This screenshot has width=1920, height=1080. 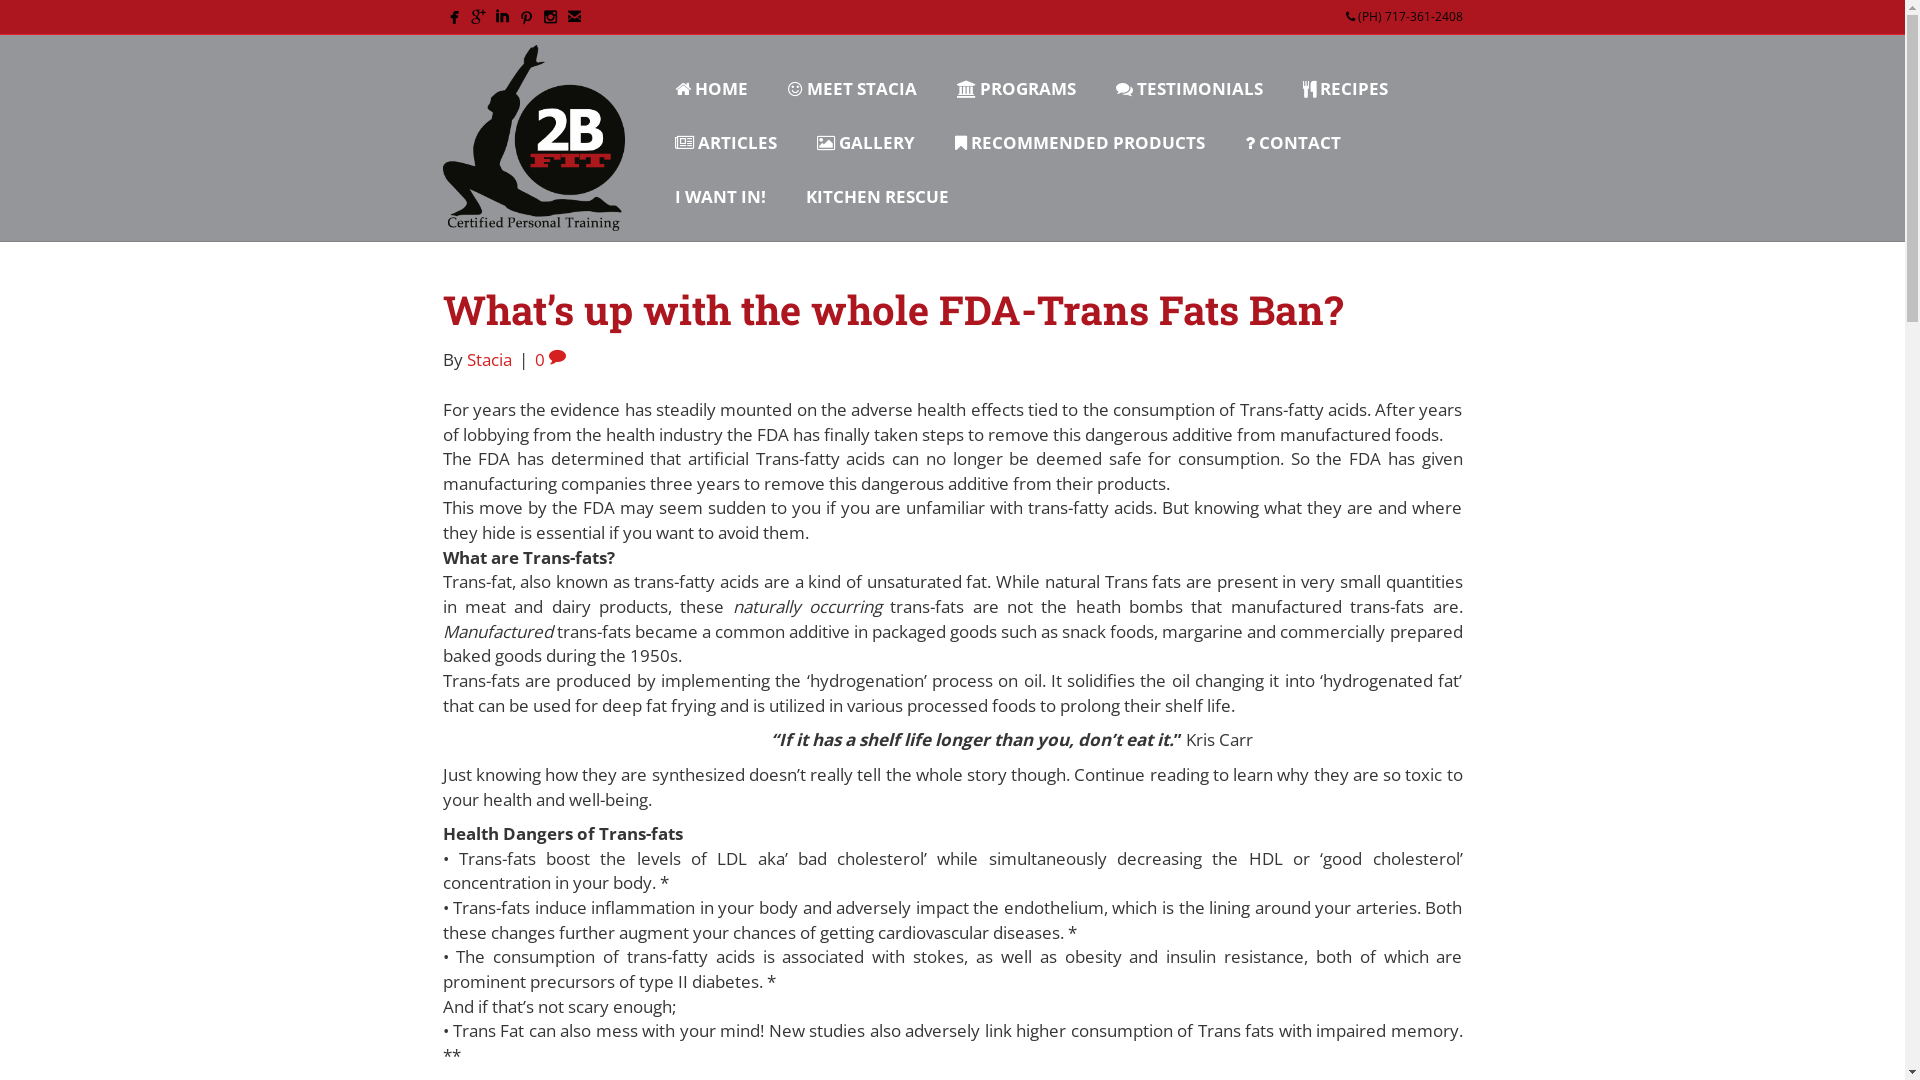 I want to click on 'TESTIMONIALS', so click(x=1189, y=83).